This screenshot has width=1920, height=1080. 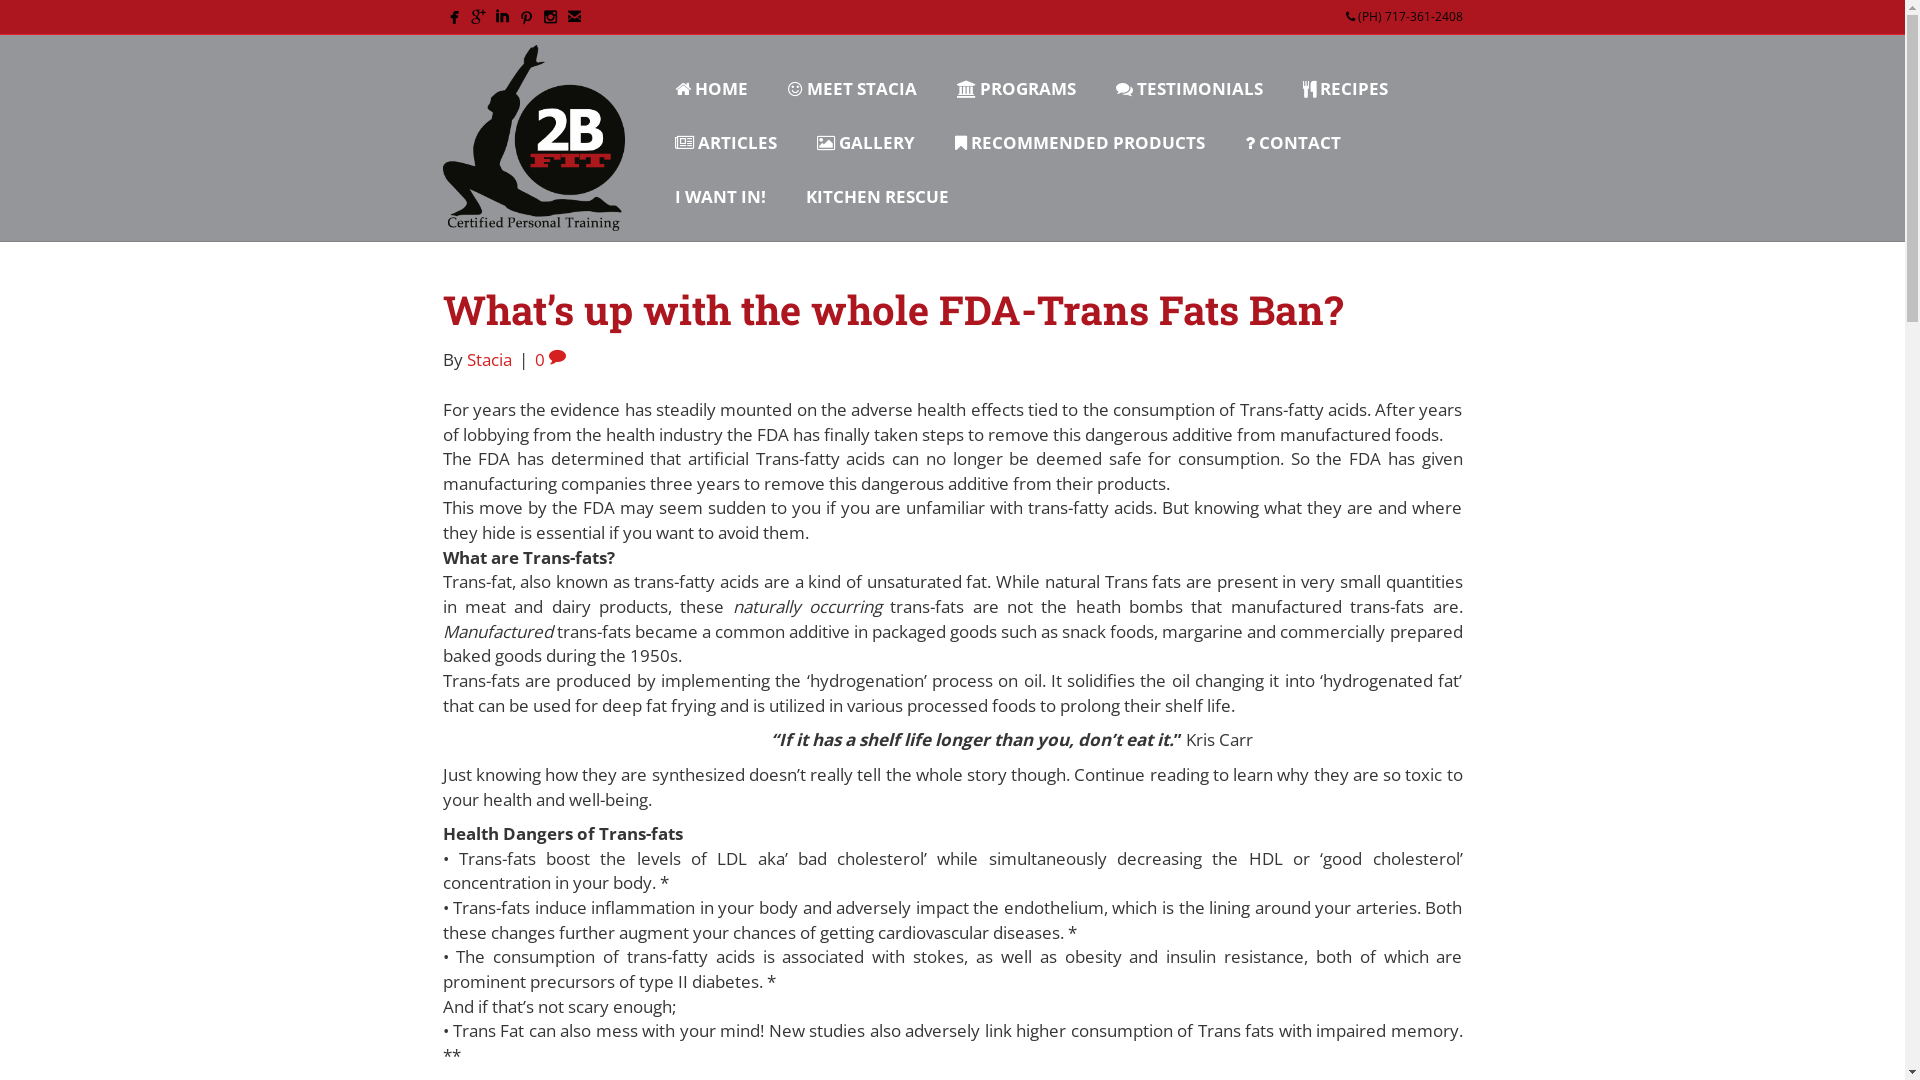 I want to click on 'TESTIMONIALS', so click(x=1189, y=83).